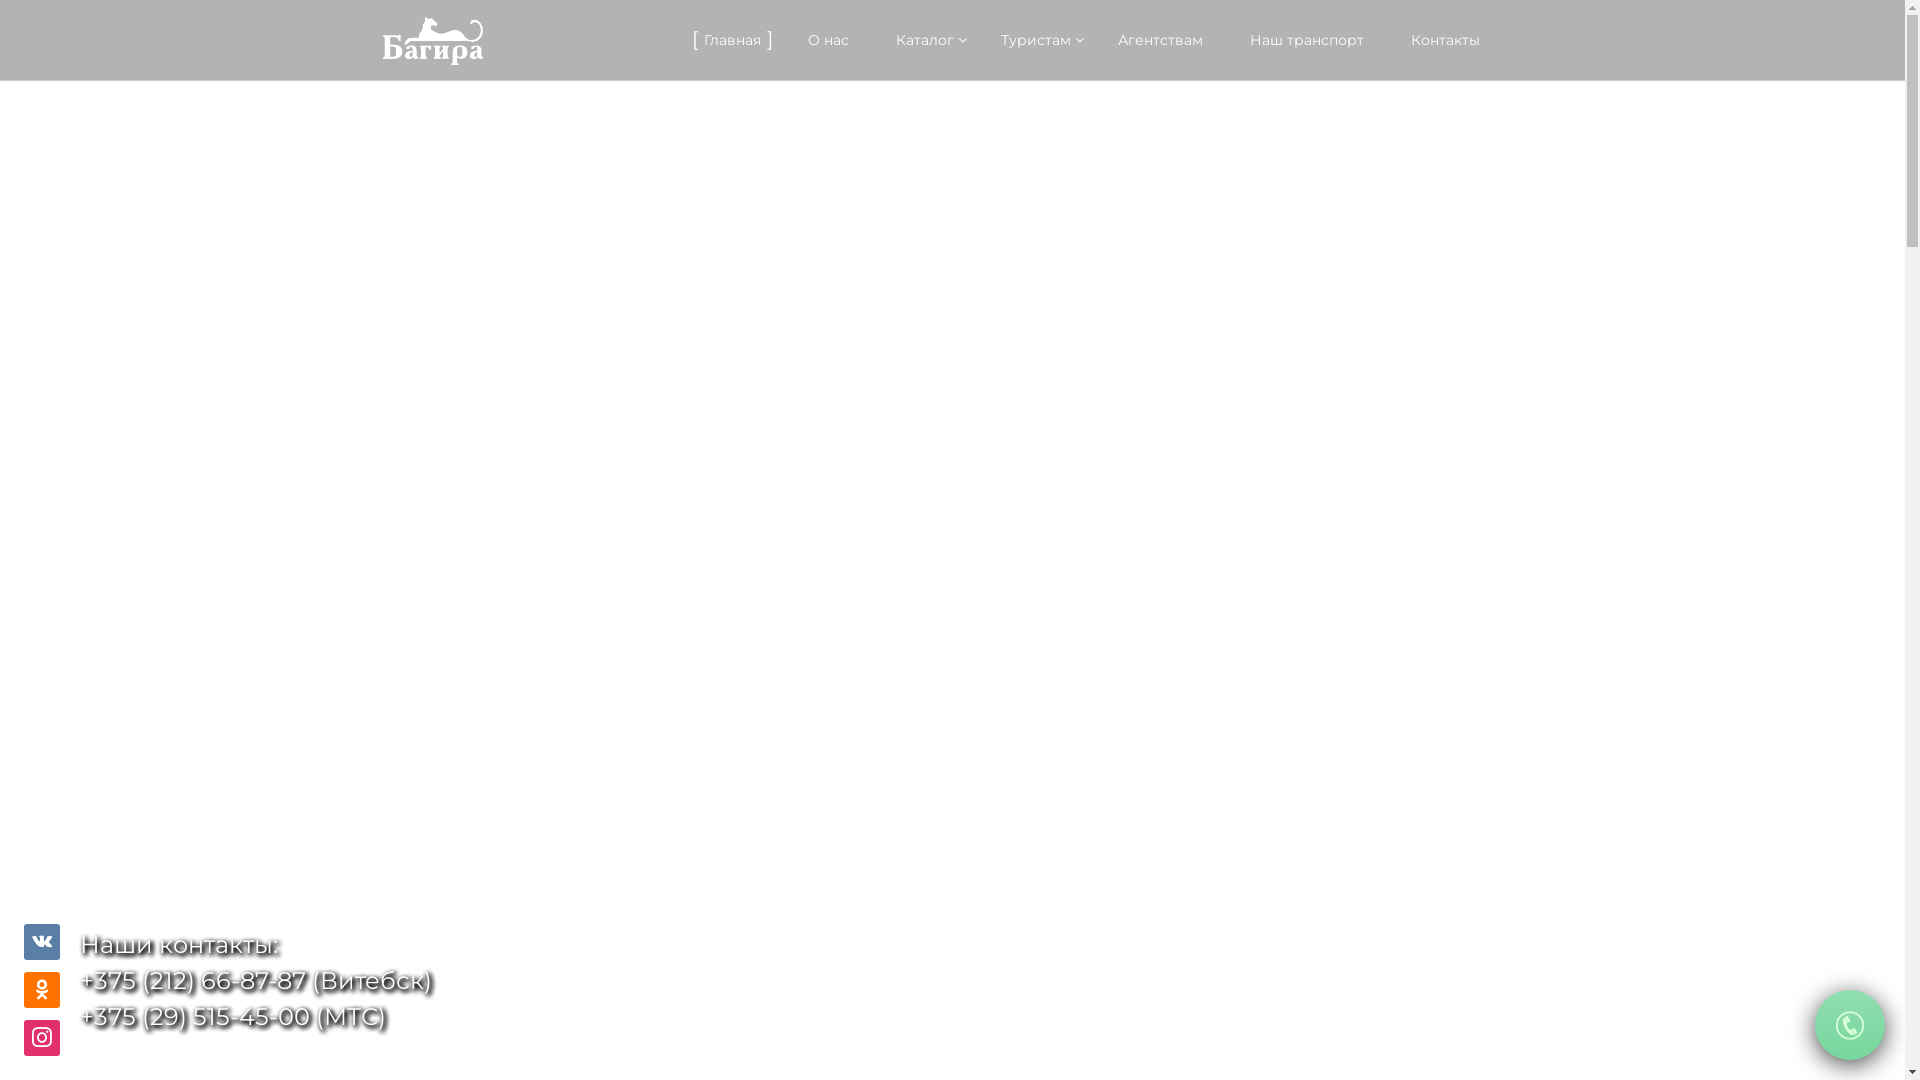  Describe the element at coordinates (42, 942) in the screenshot. I see `'vkontakte'` at that location.